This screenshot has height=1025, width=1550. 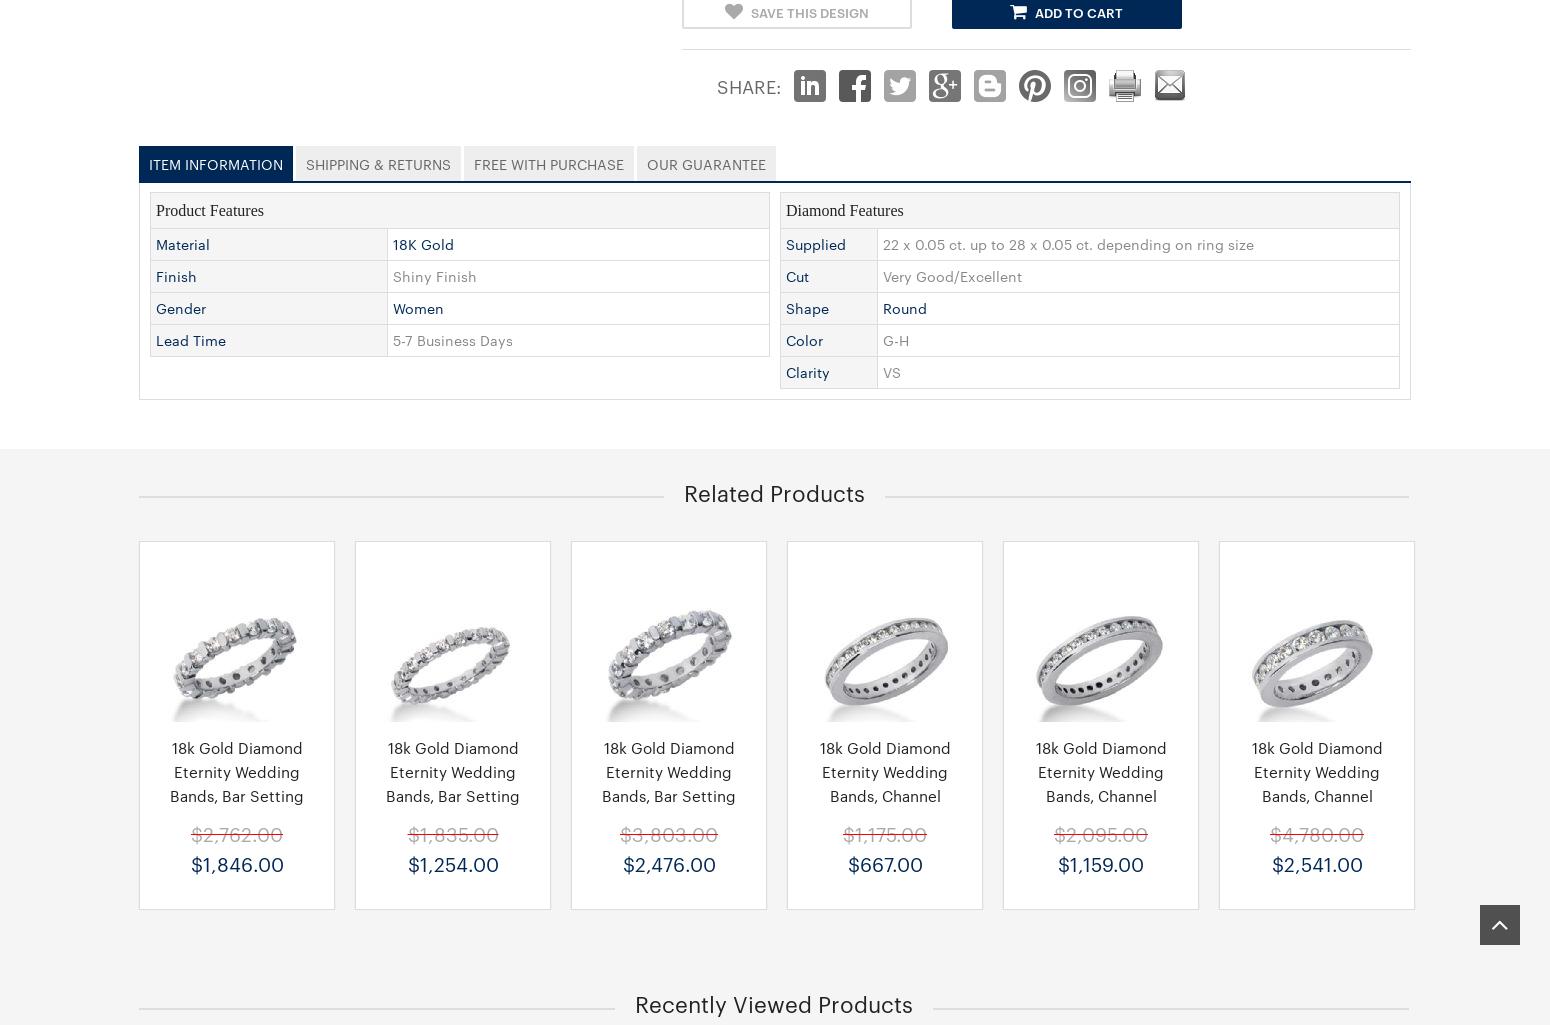 I want to click on 'Shipping & Returns', so click(x=377, y=161).